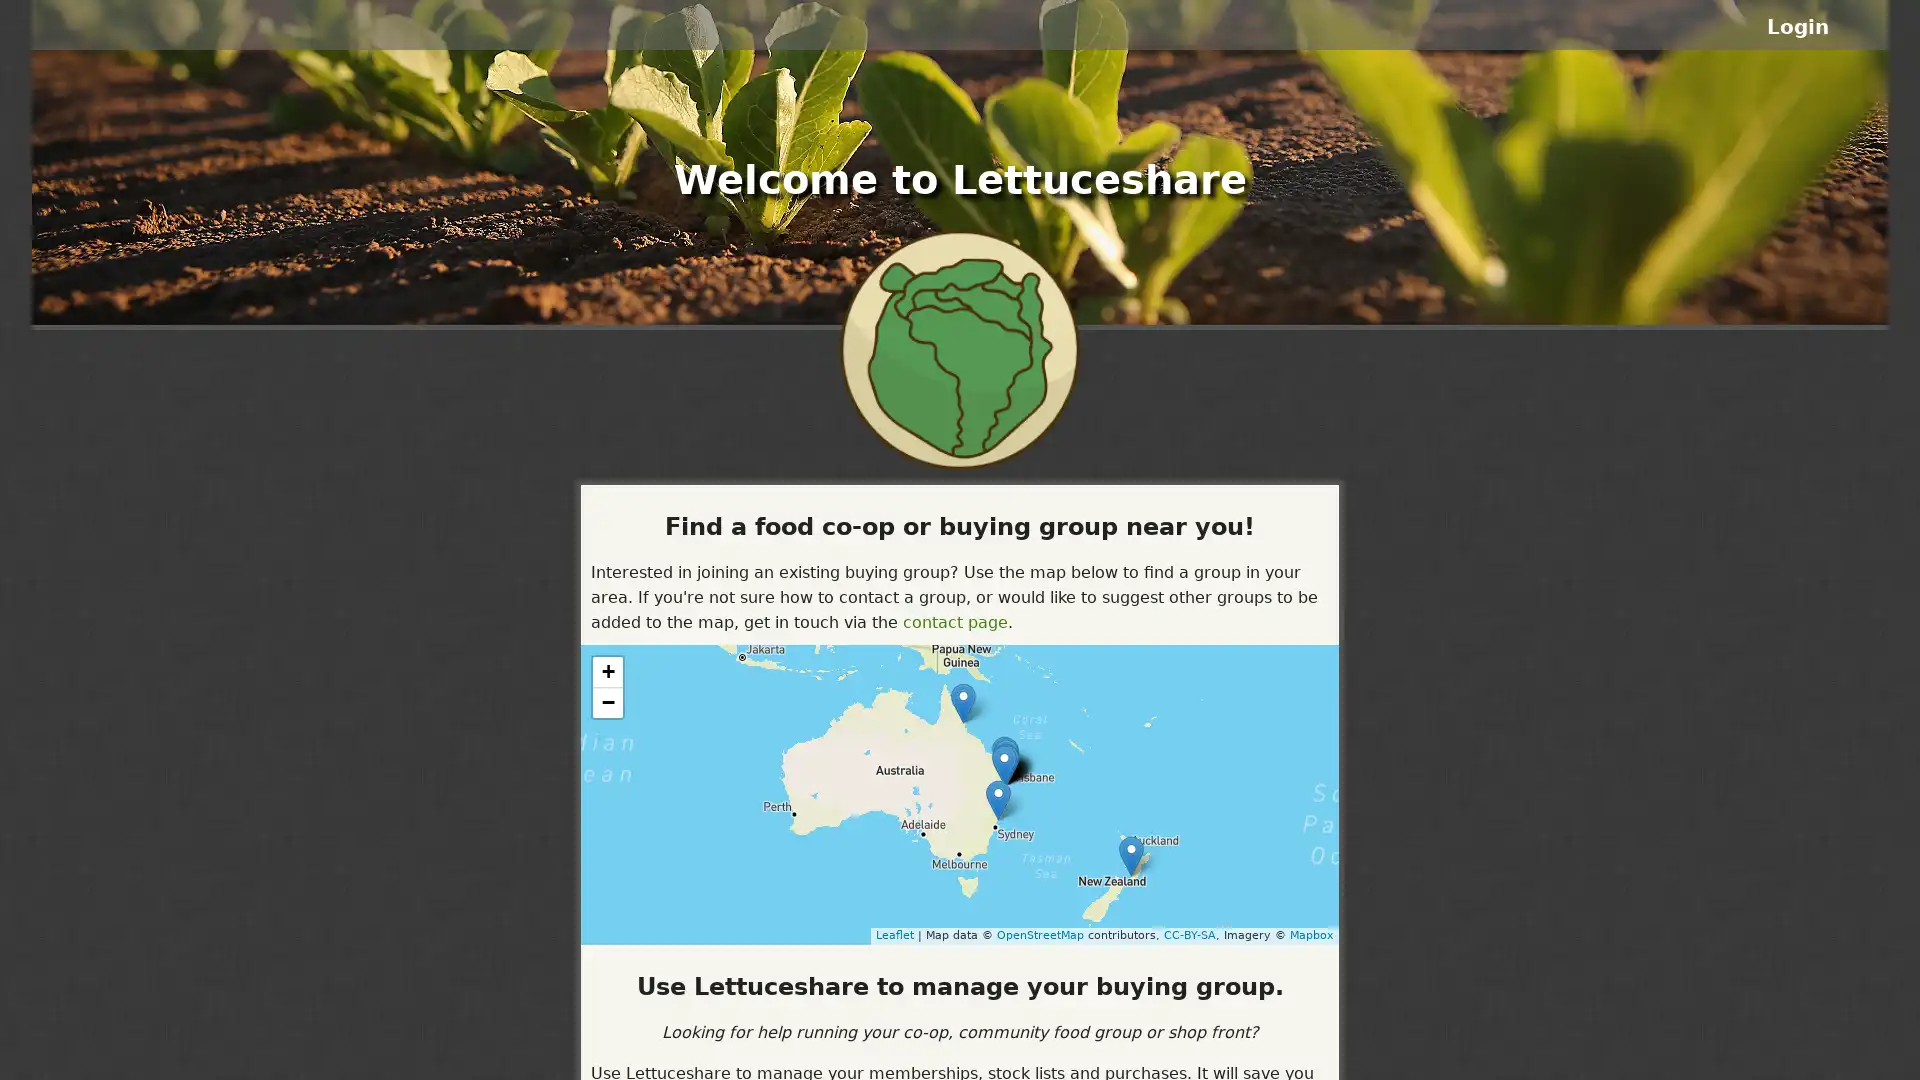 The width and height of the screenshot is (1920, 1080). I want to click on Zoom in, so click(607, 671).